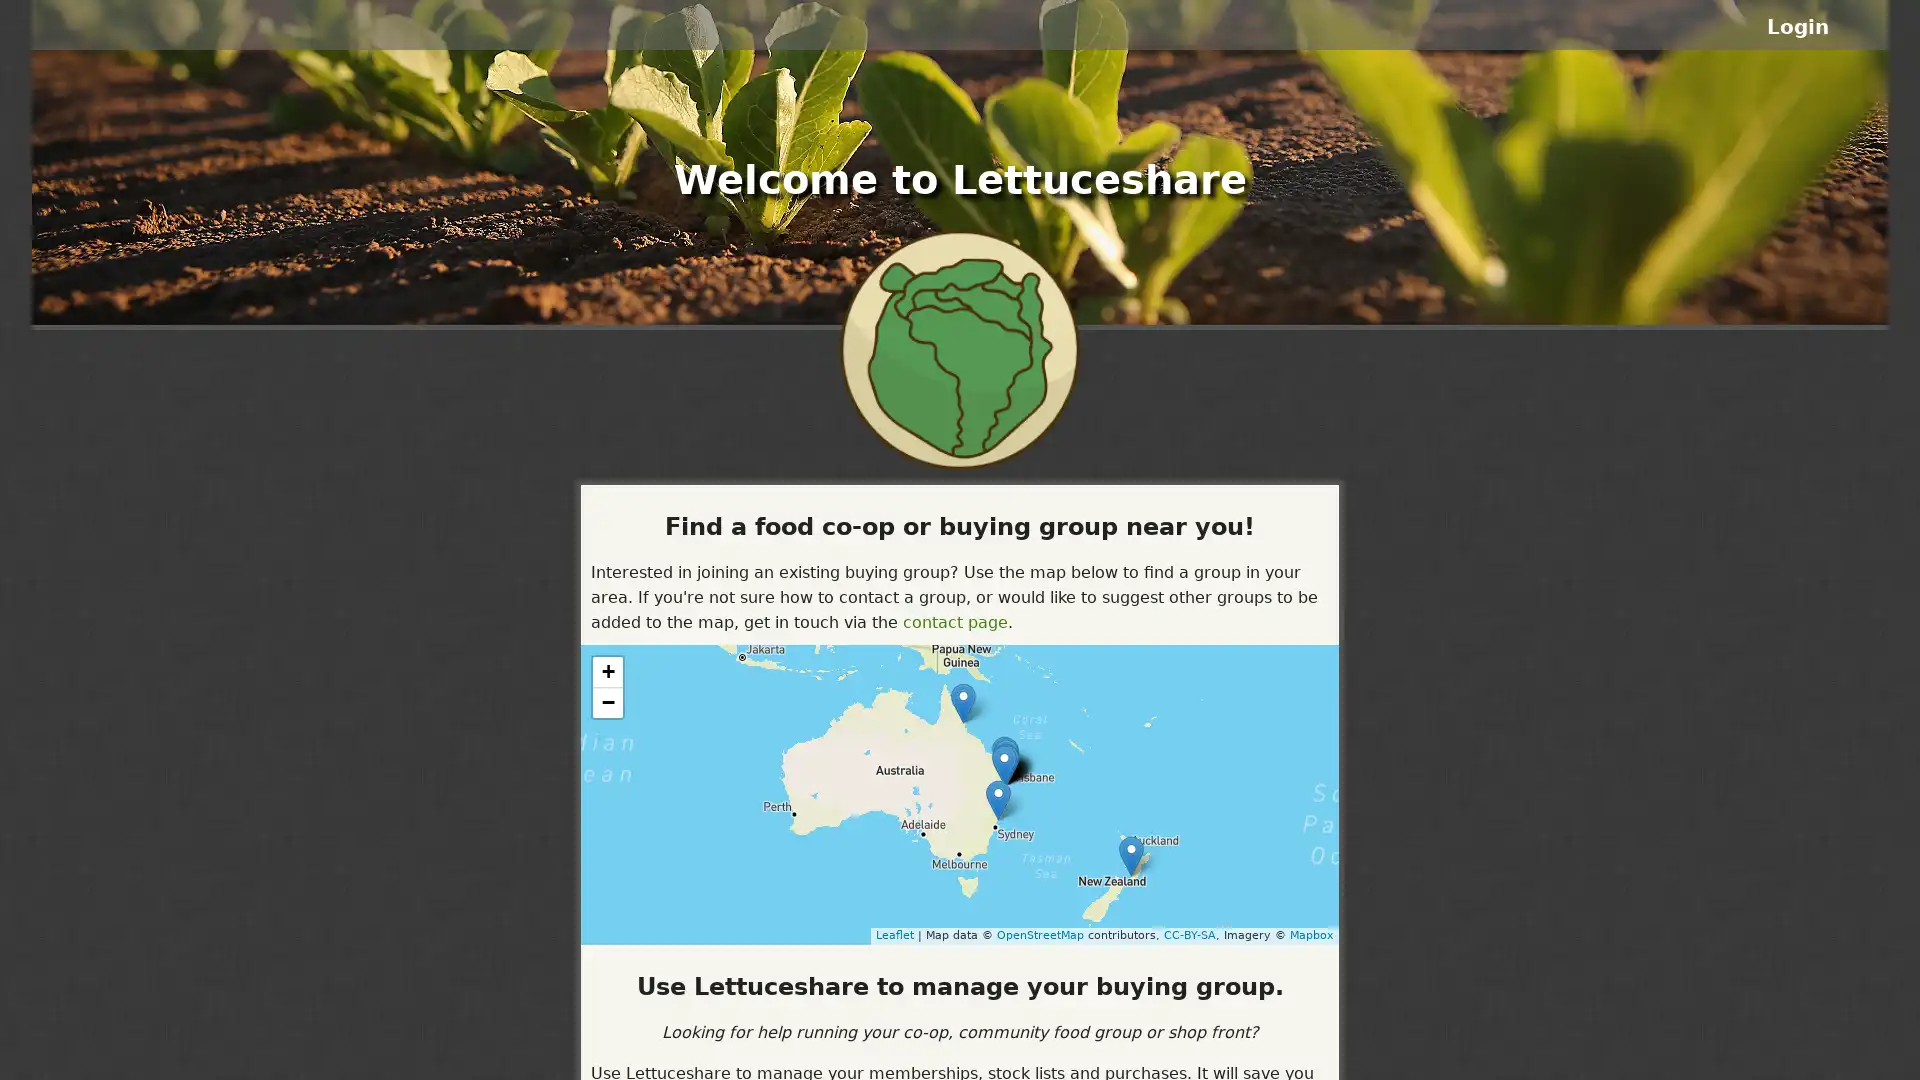 The width and height of the screenshot is (1920, 1080). I want to click on Zoom in, so click(607, 671).